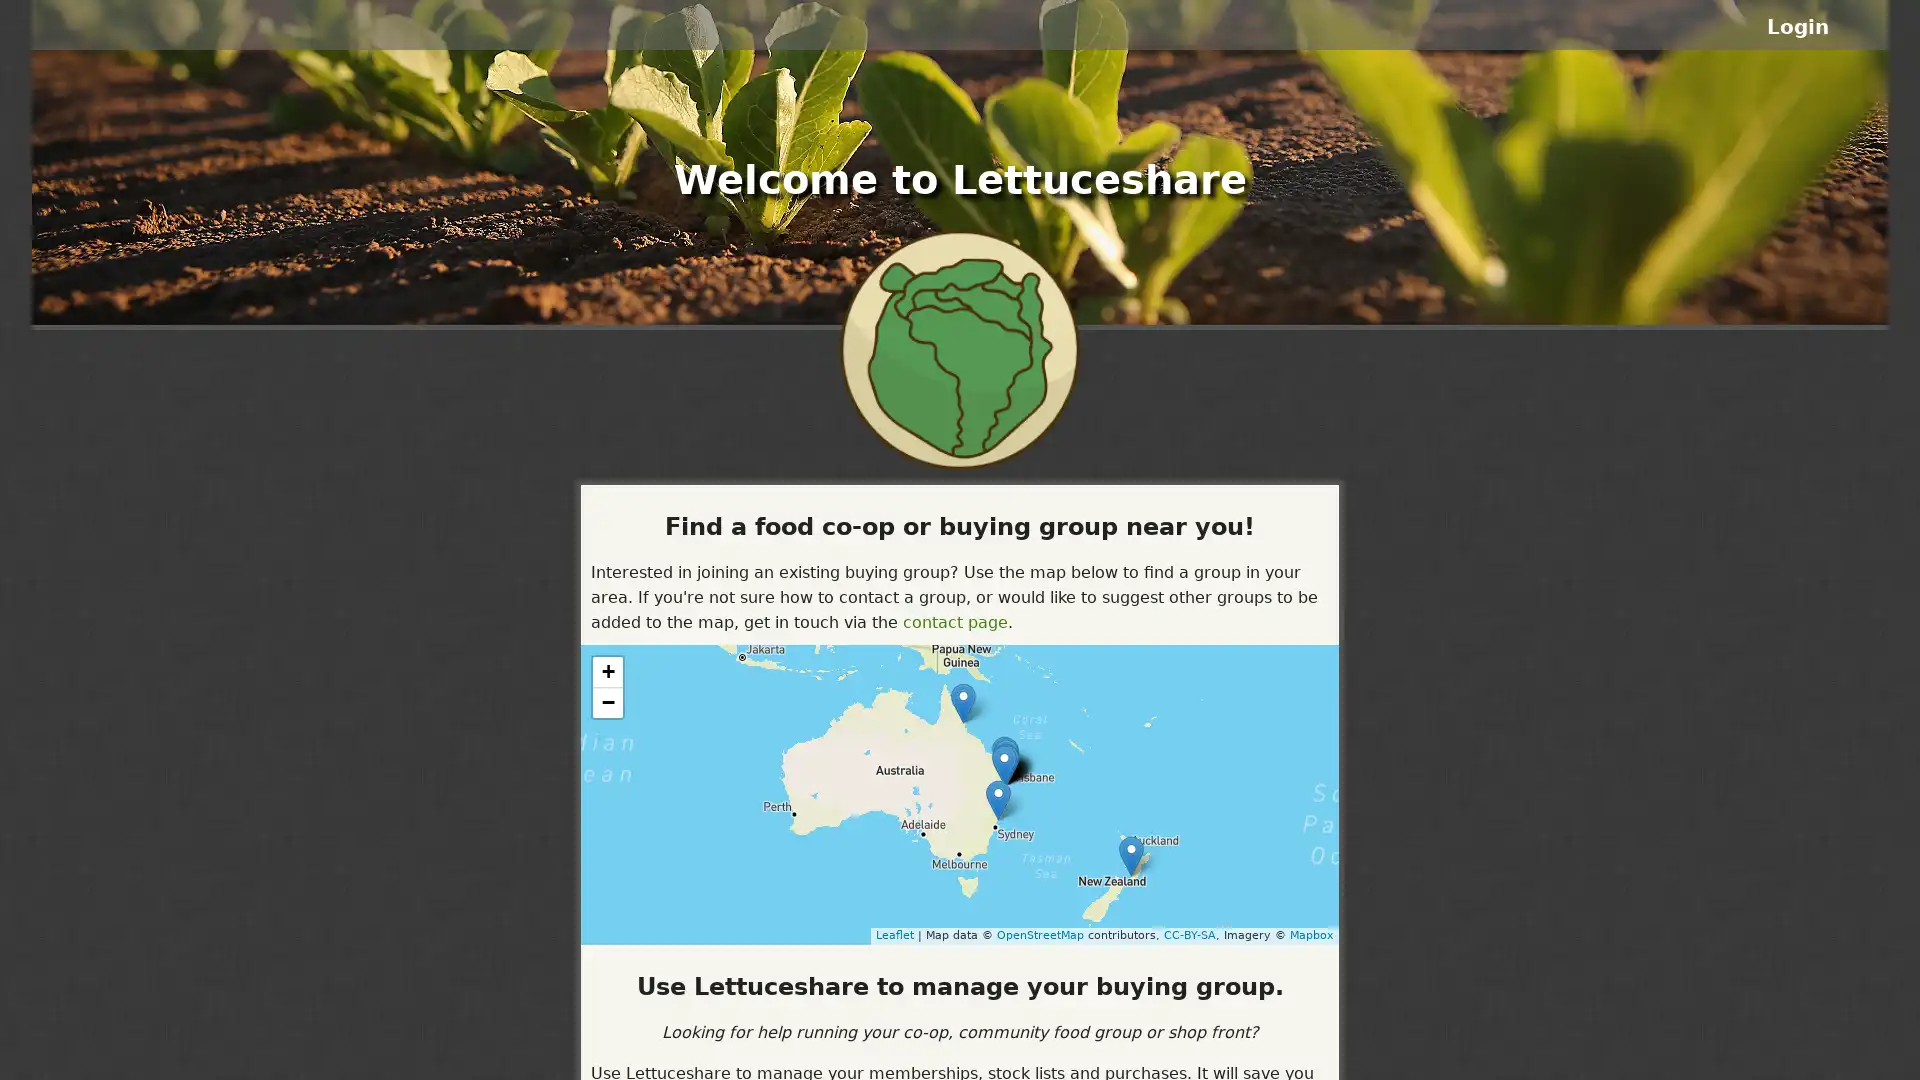 The width and height of the screenshot is (1920, 1080). I want to click on Zoom in, so click(607, 671).